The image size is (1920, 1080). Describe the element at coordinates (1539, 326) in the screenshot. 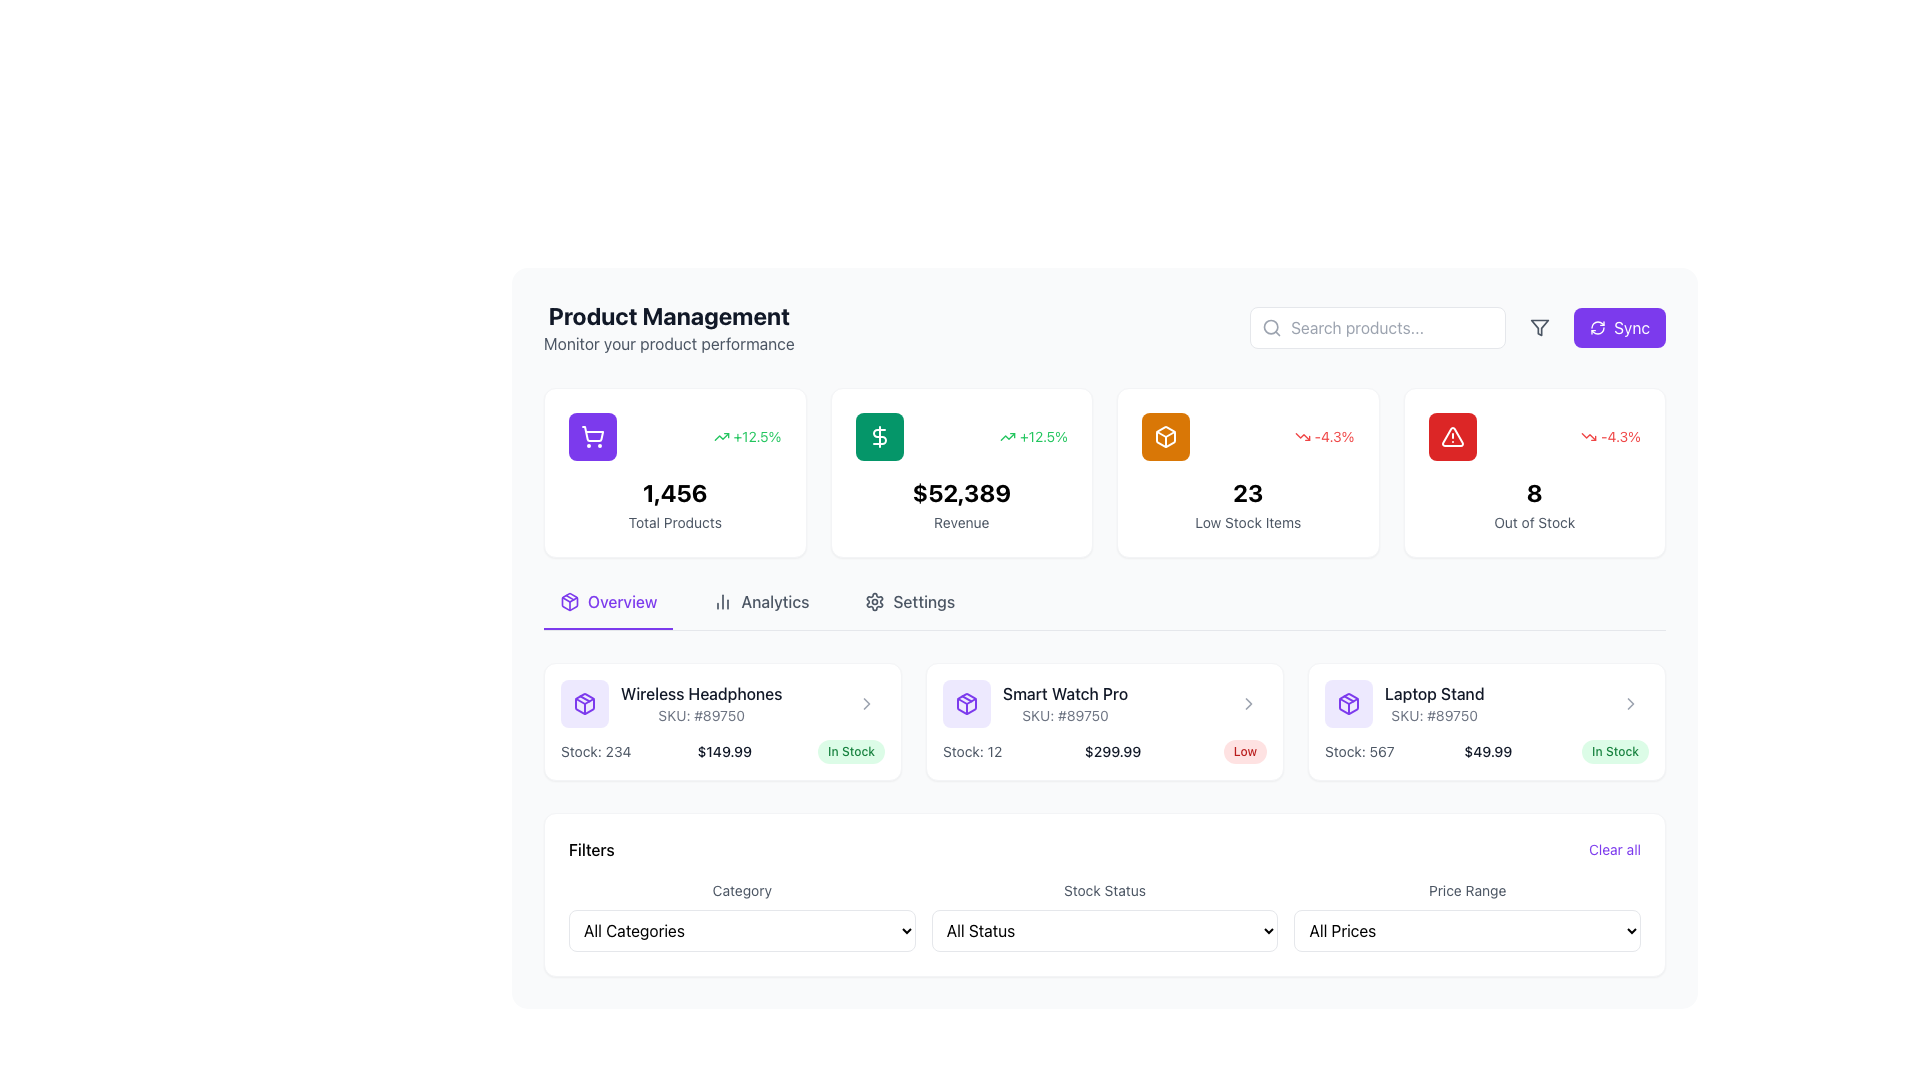

I see `the filter icon, which is a funnel-shaped graphical element located in the top-right region of the interface, adjacent to the search bar` at that location.